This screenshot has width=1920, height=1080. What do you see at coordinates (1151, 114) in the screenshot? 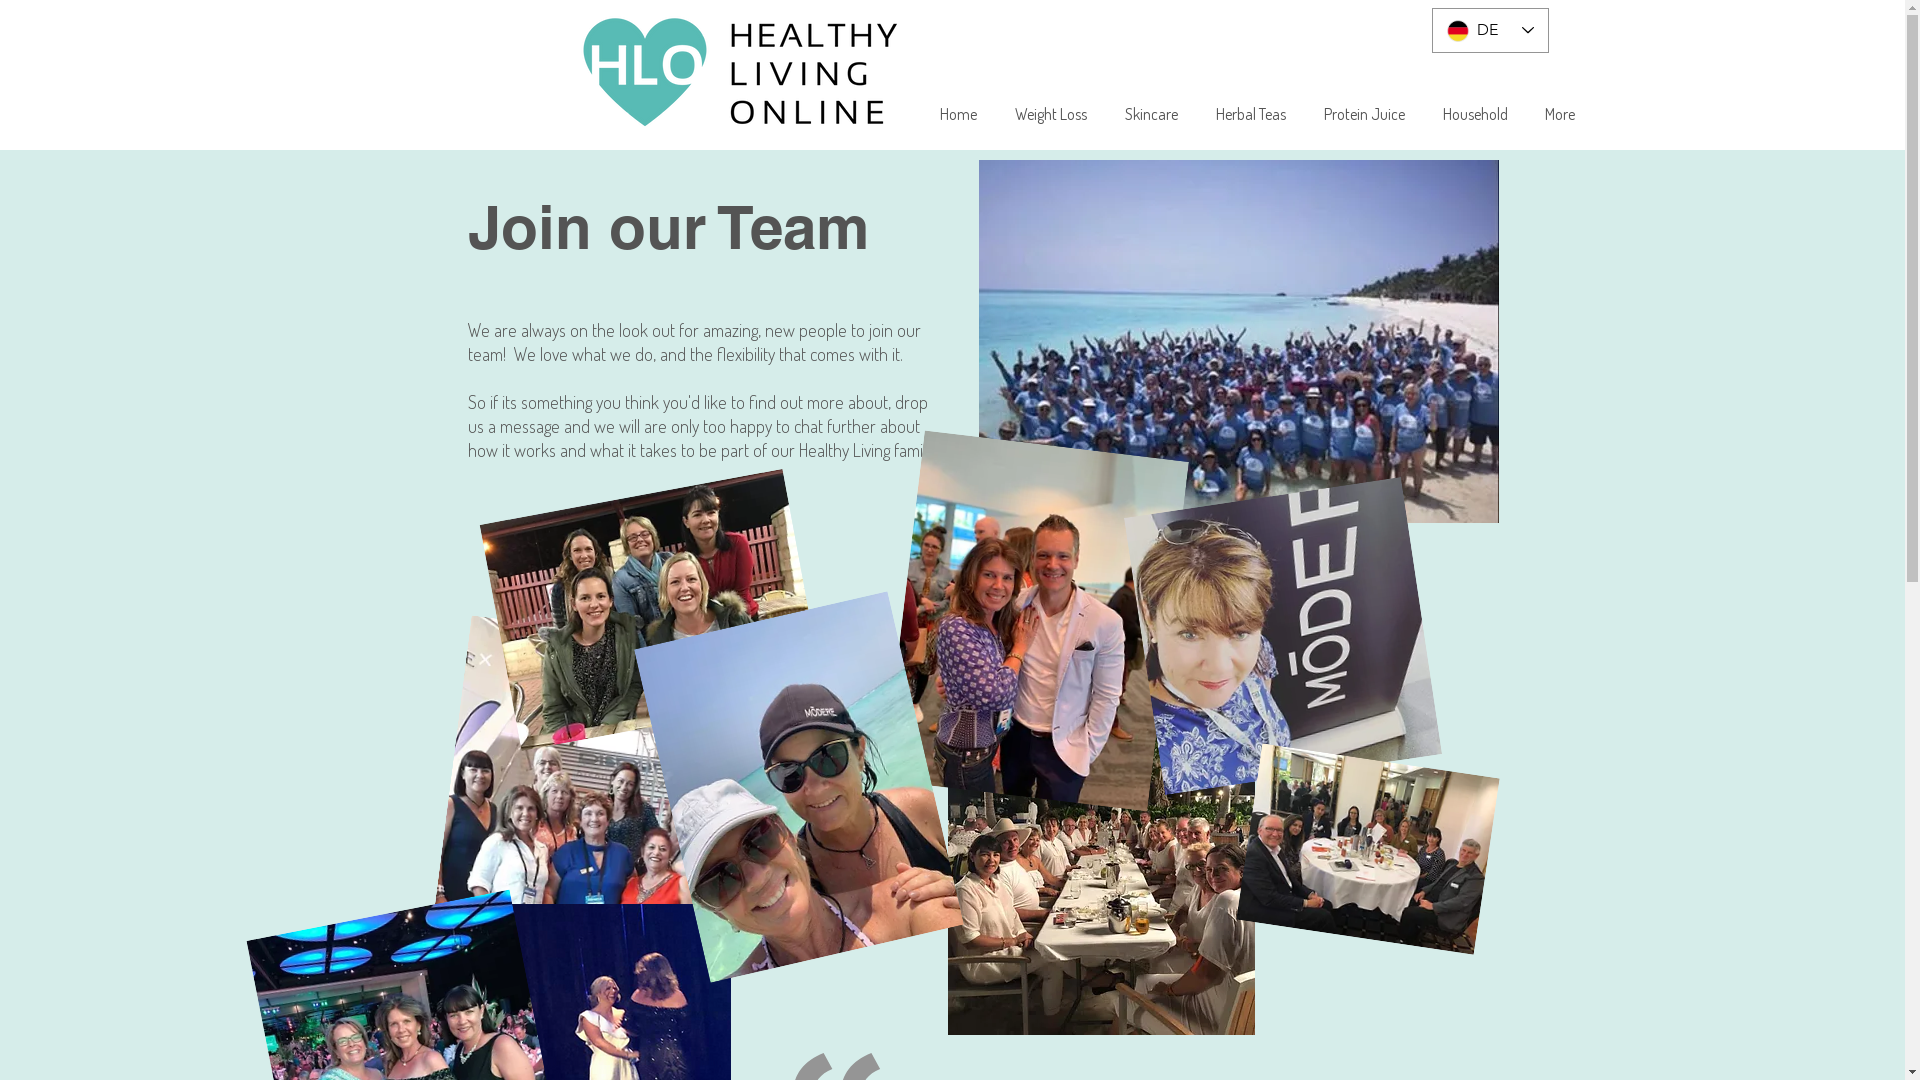
I see `'Skincare'` at bounding box center [1151, 114].